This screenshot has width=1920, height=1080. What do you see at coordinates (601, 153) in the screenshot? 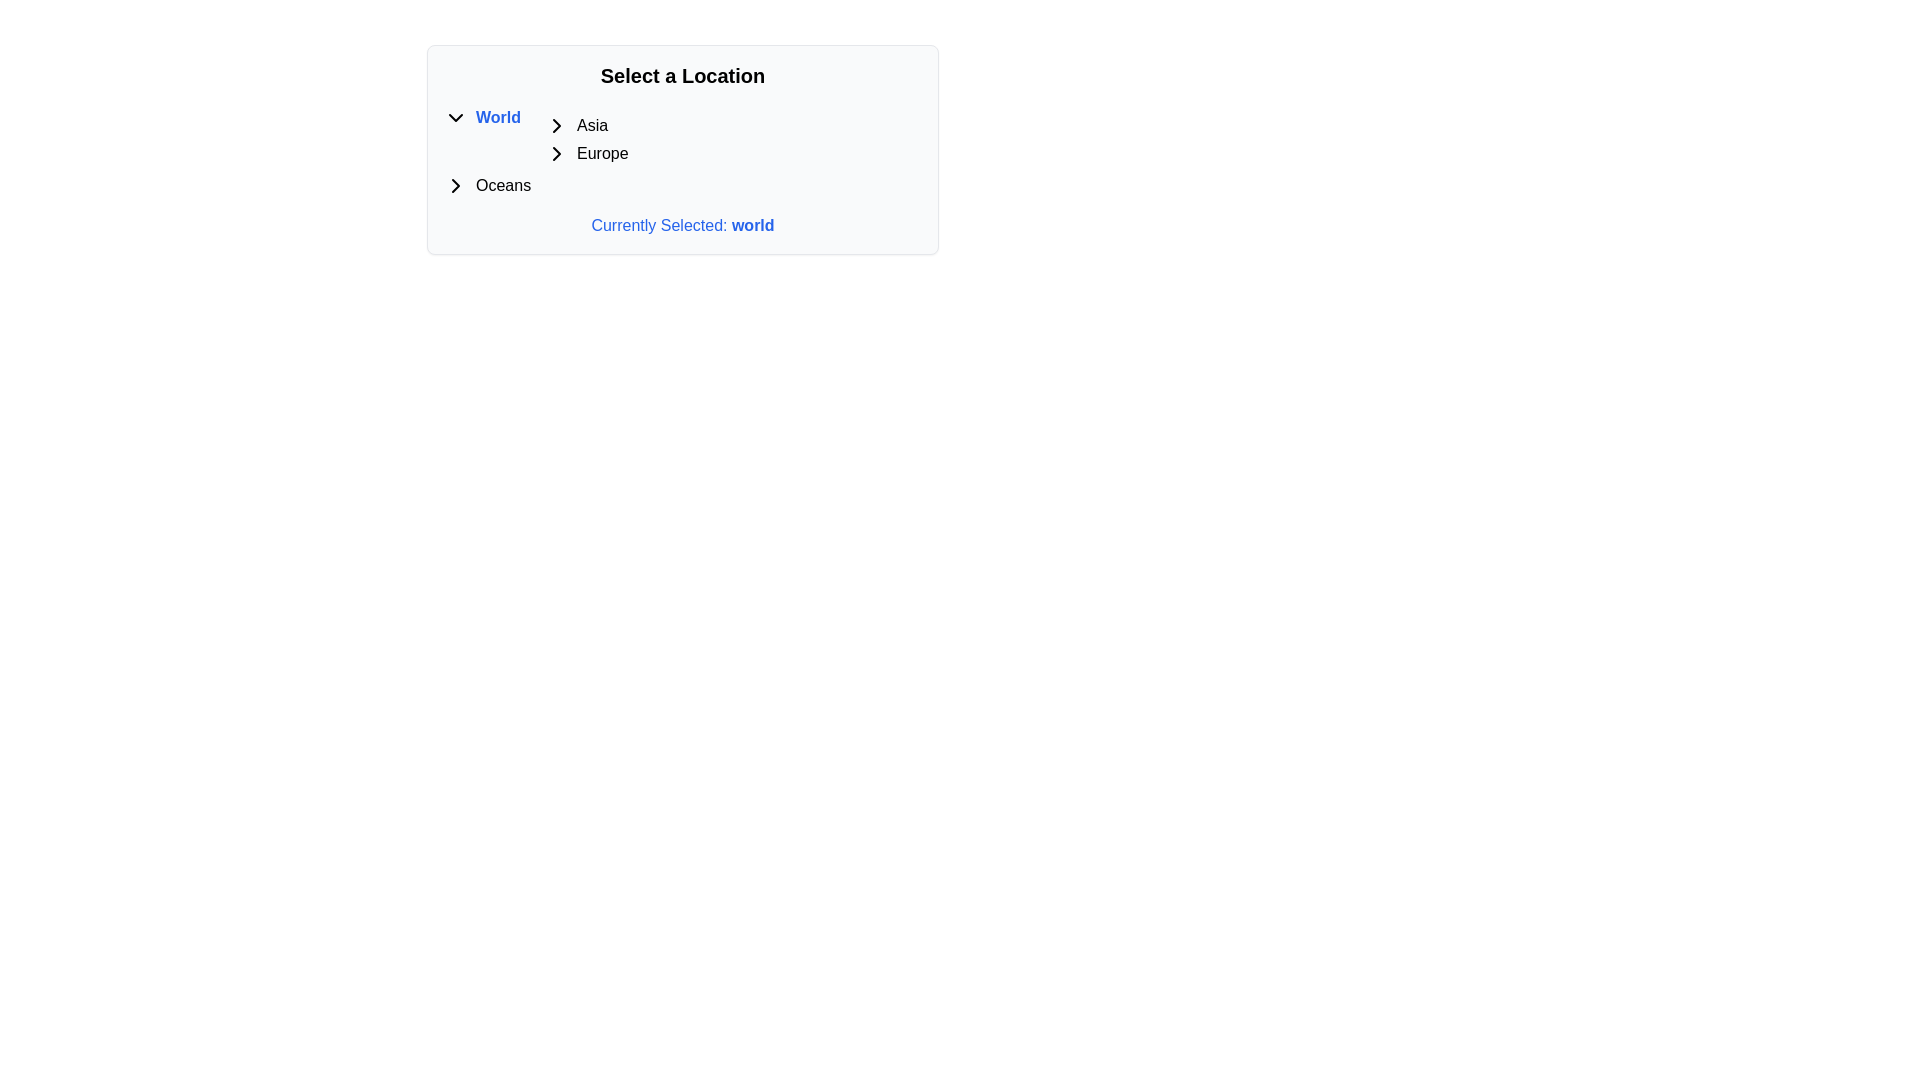
I see `the button` at bounding box center [601, 153].